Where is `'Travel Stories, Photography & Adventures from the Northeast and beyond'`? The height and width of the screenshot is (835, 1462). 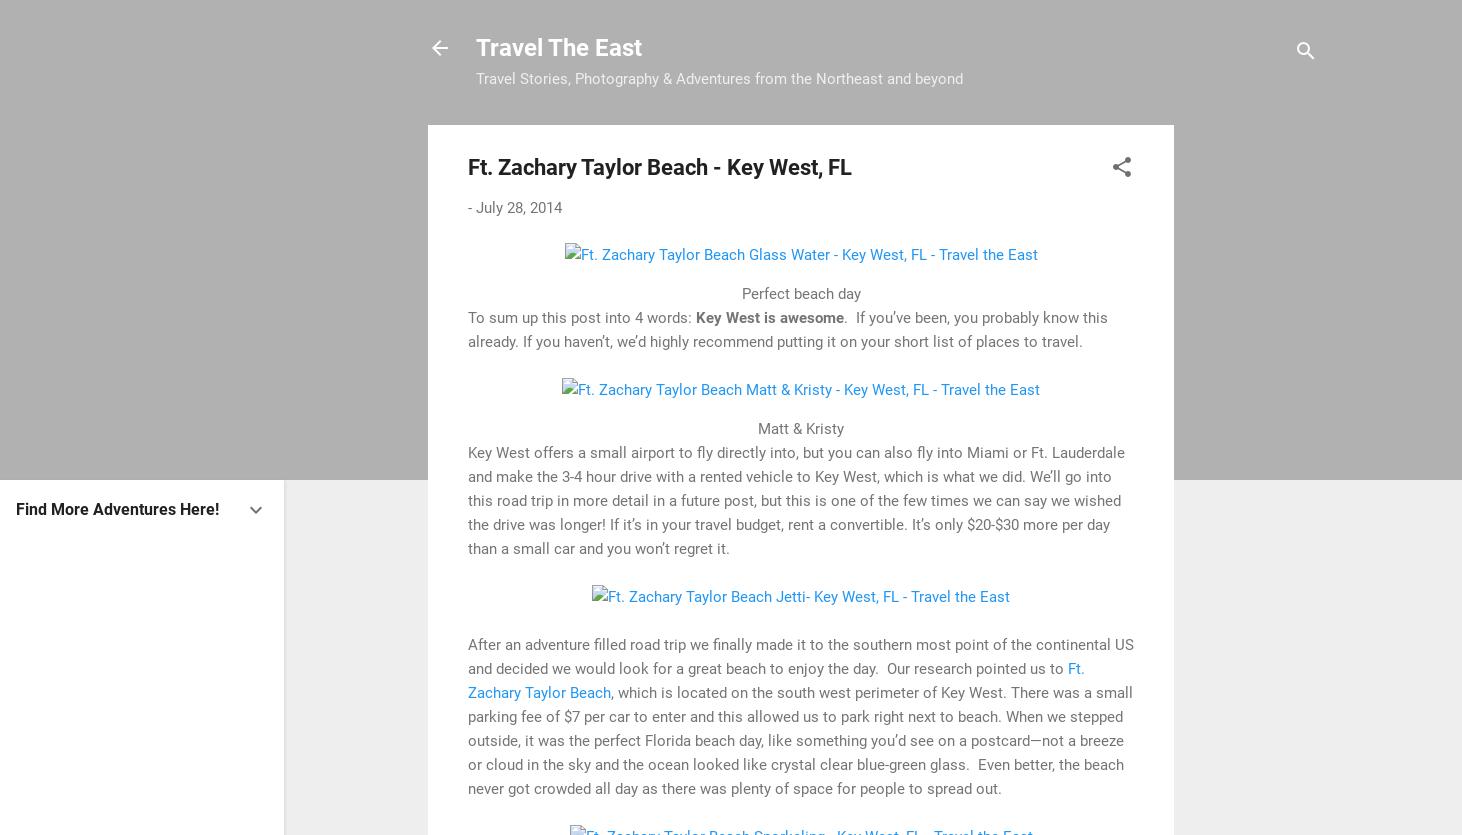 'Travel Stories, Photography & Adventures from the Northeast and beyond' is located at coordinates (719, 78).